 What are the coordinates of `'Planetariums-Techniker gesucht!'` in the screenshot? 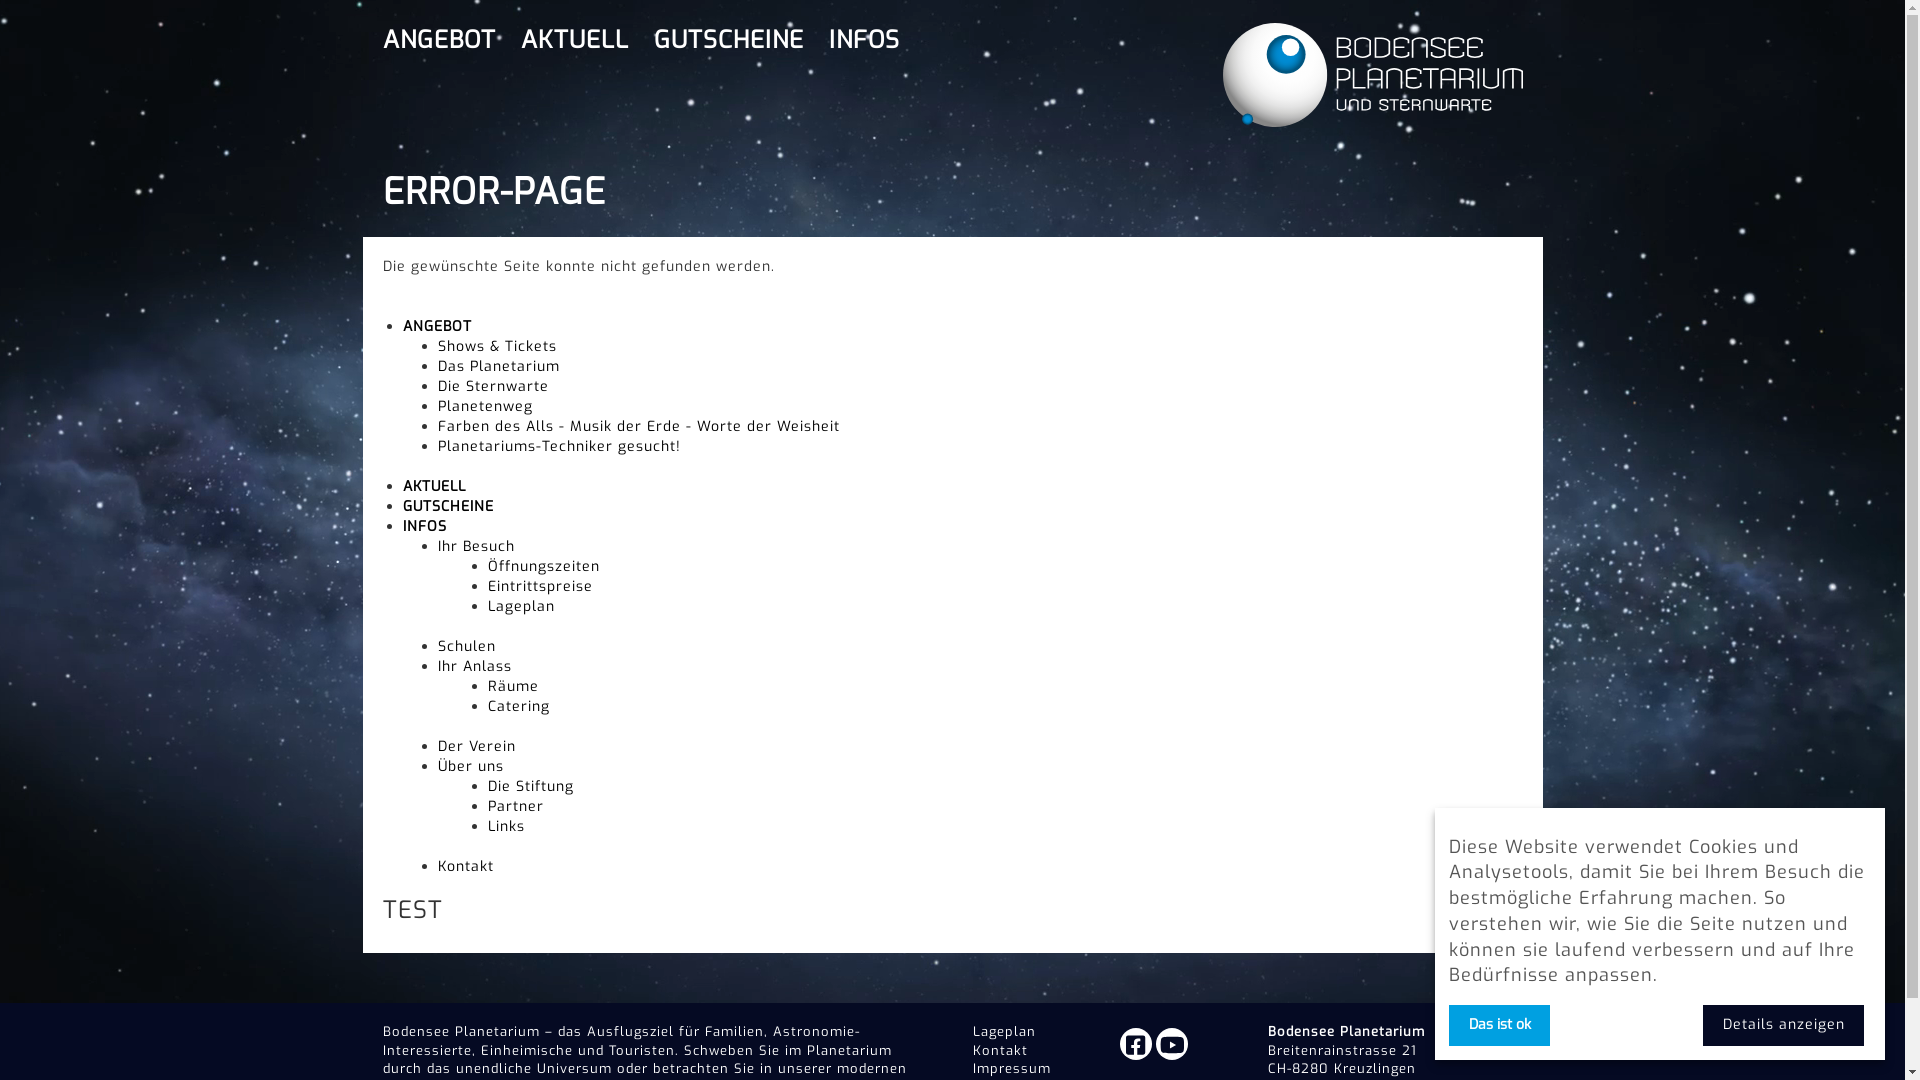 It's located at (559, 445).